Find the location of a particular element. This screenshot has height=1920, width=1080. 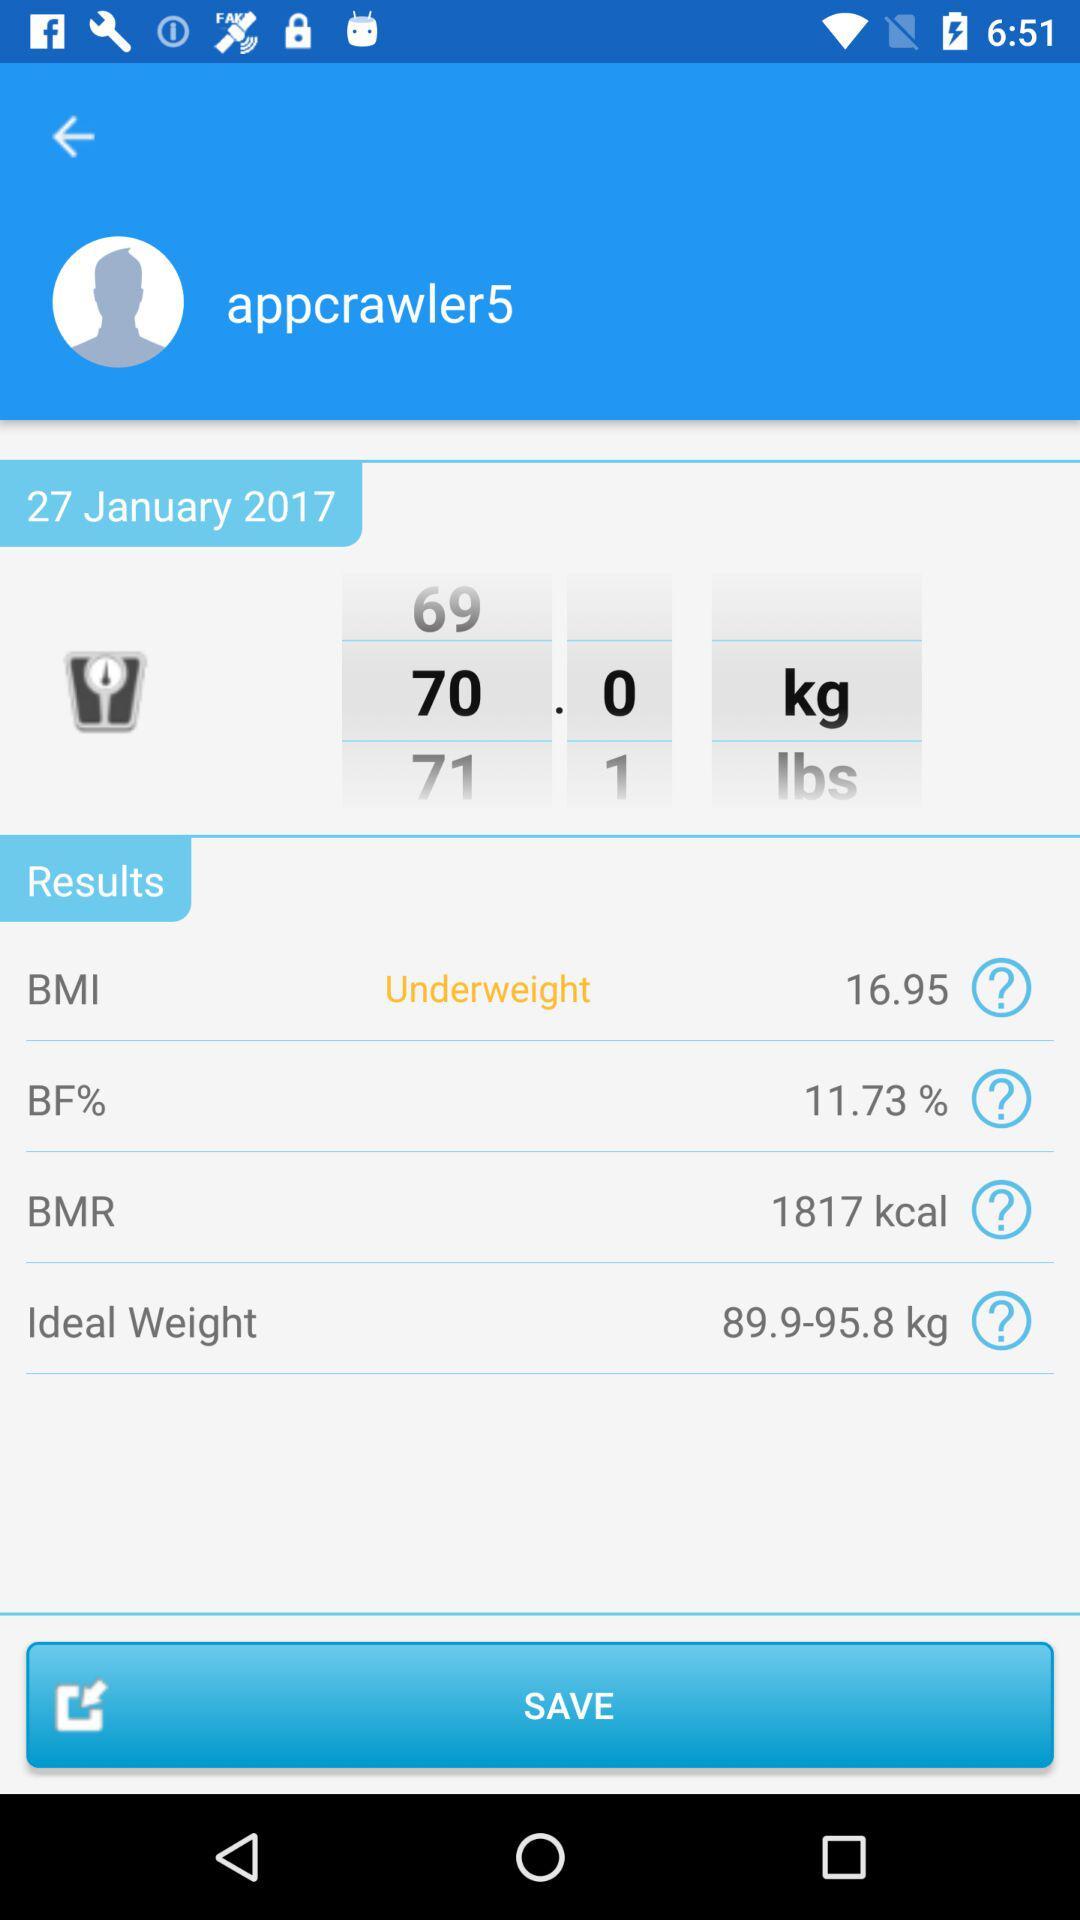

the save is located at coordinates (540, 1703).